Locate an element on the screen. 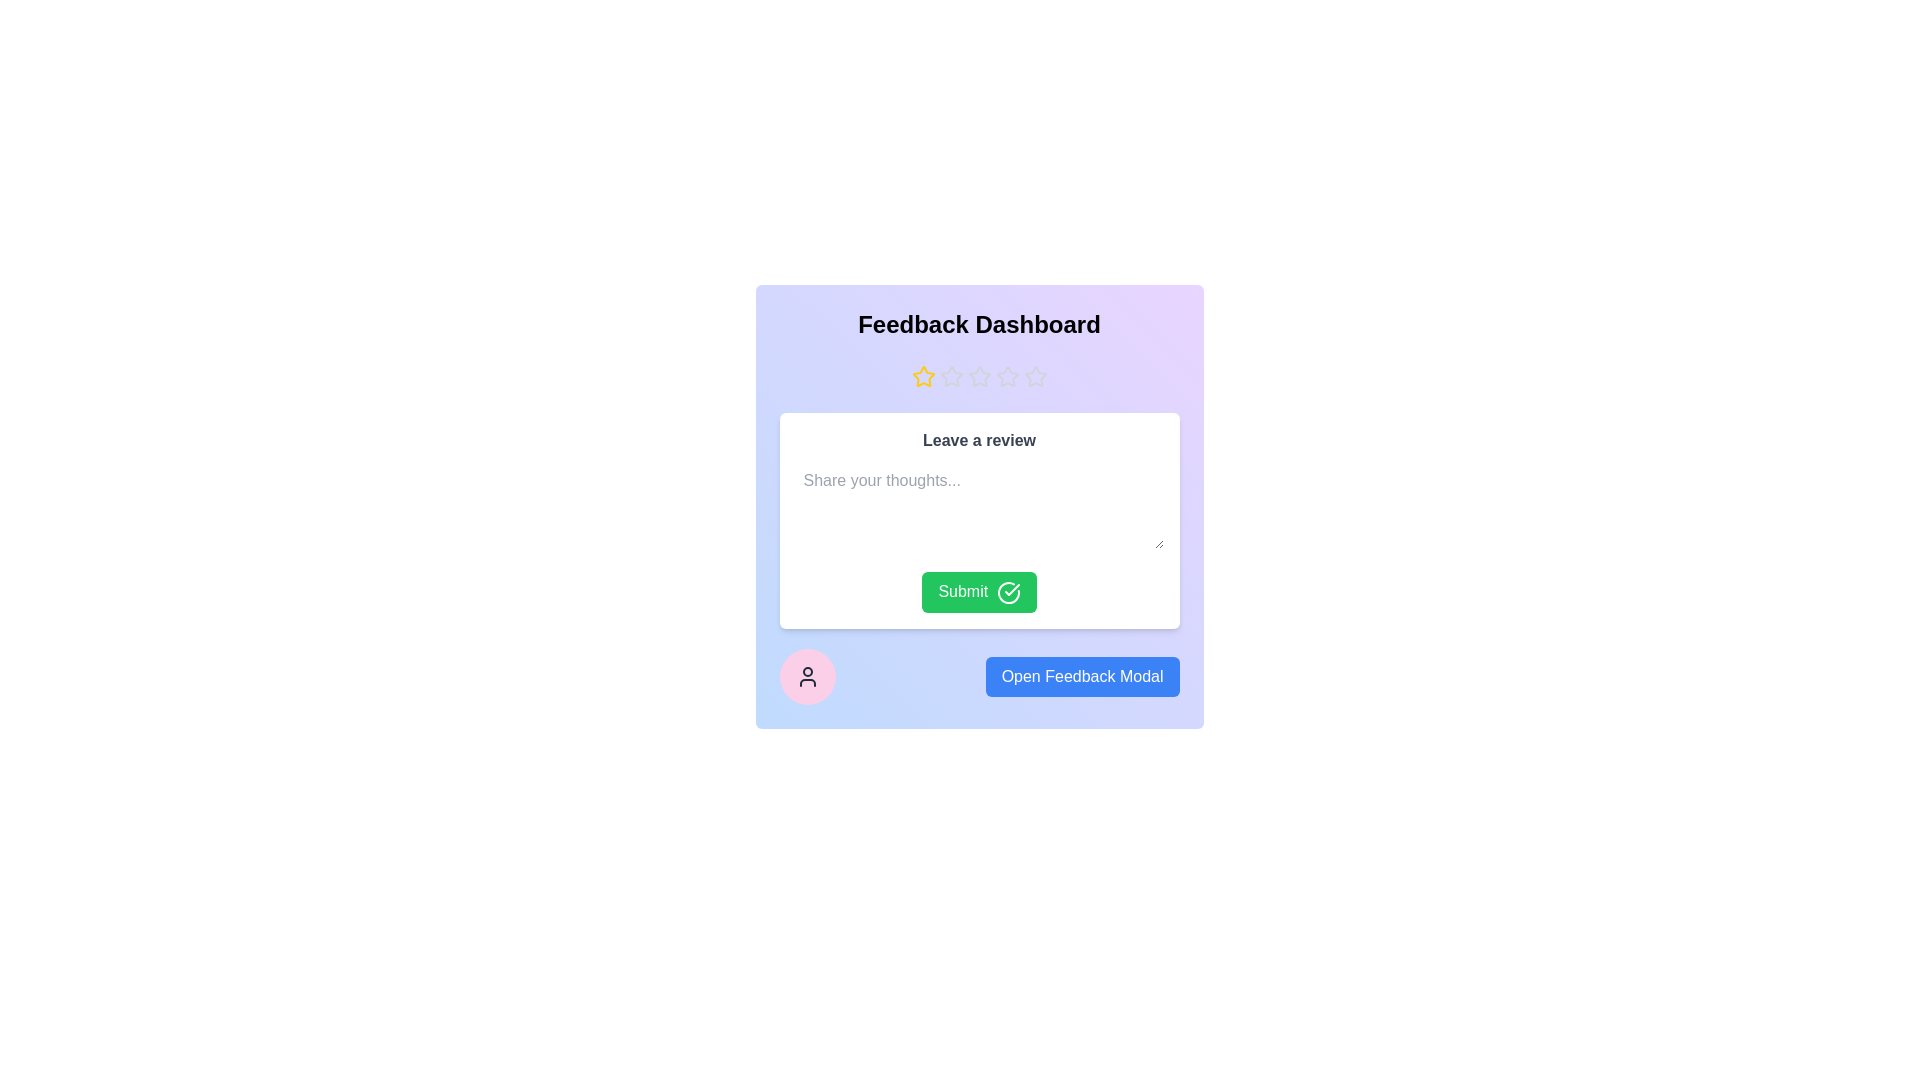  circular green checkmark icon located to the right of the 'Submit' button for accessibility purposes is located at coordinates (1008, 591).